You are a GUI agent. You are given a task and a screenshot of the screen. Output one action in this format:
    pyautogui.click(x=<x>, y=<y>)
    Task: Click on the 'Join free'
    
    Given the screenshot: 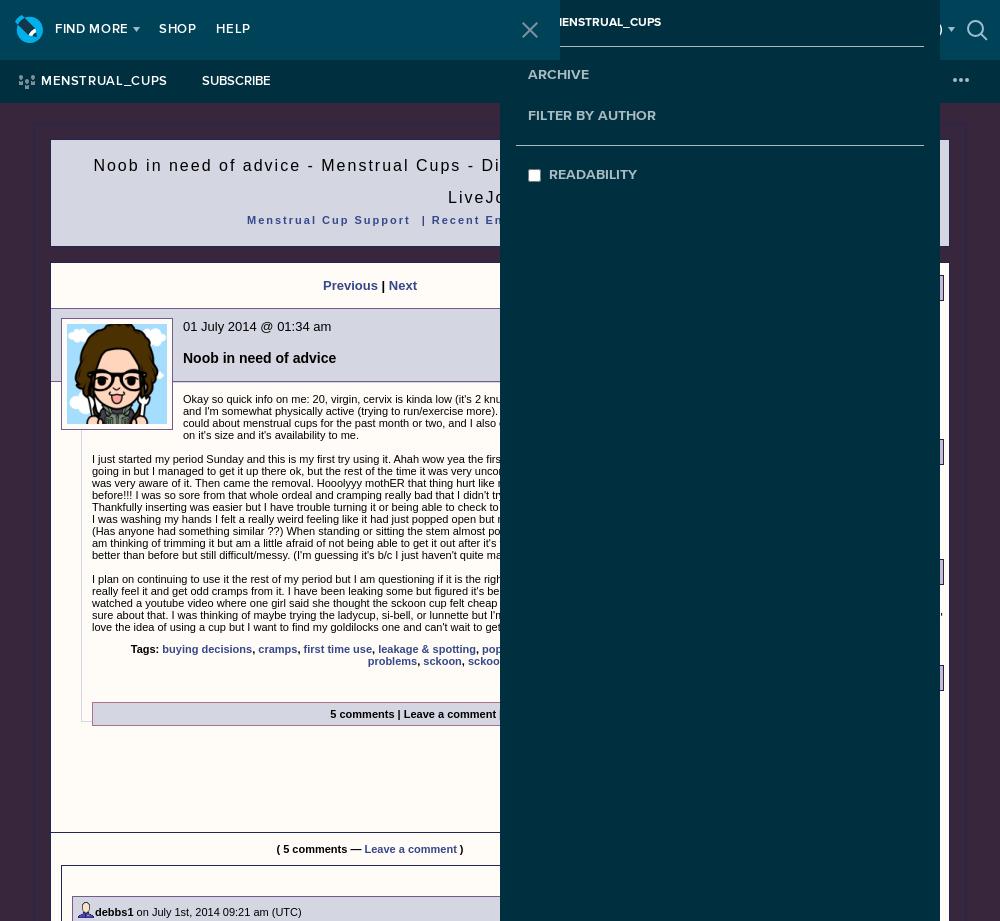 What is the action you would take?
    pyautogui.click(x=759, y=29)
    